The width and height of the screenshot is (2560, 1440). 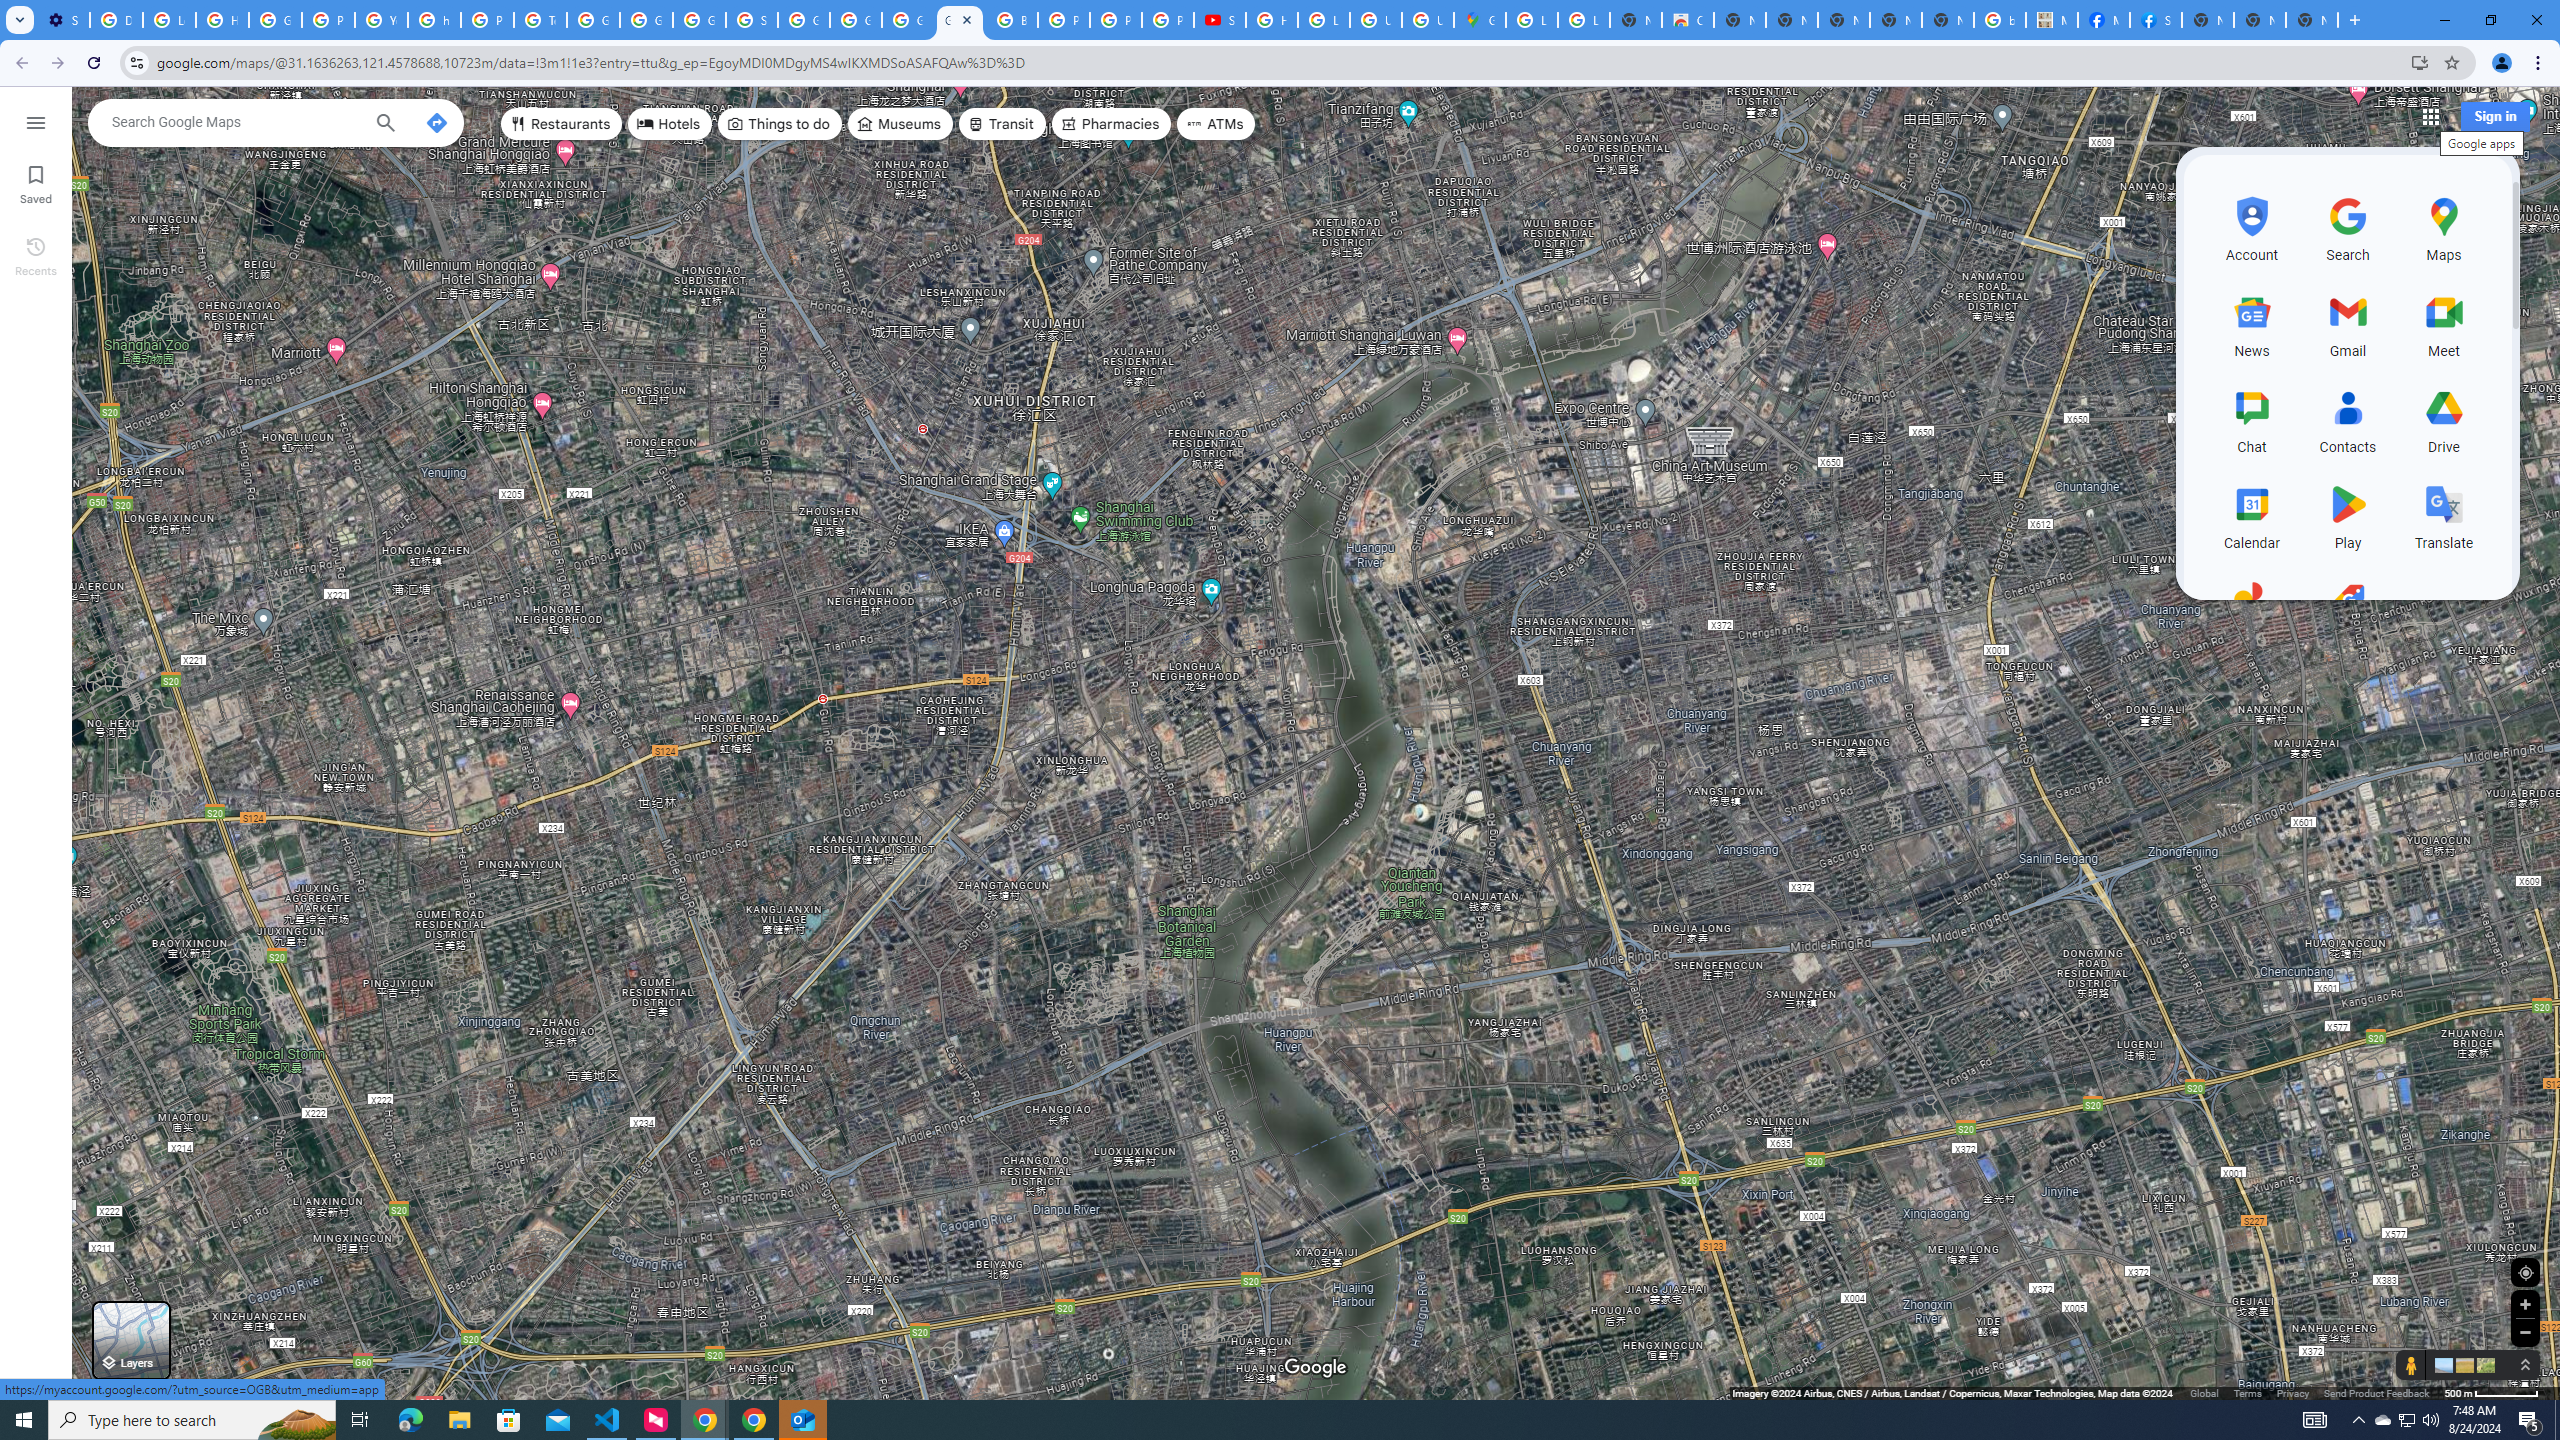 I want to click on 'Show Your Location', so click(x=2524, y=1271).